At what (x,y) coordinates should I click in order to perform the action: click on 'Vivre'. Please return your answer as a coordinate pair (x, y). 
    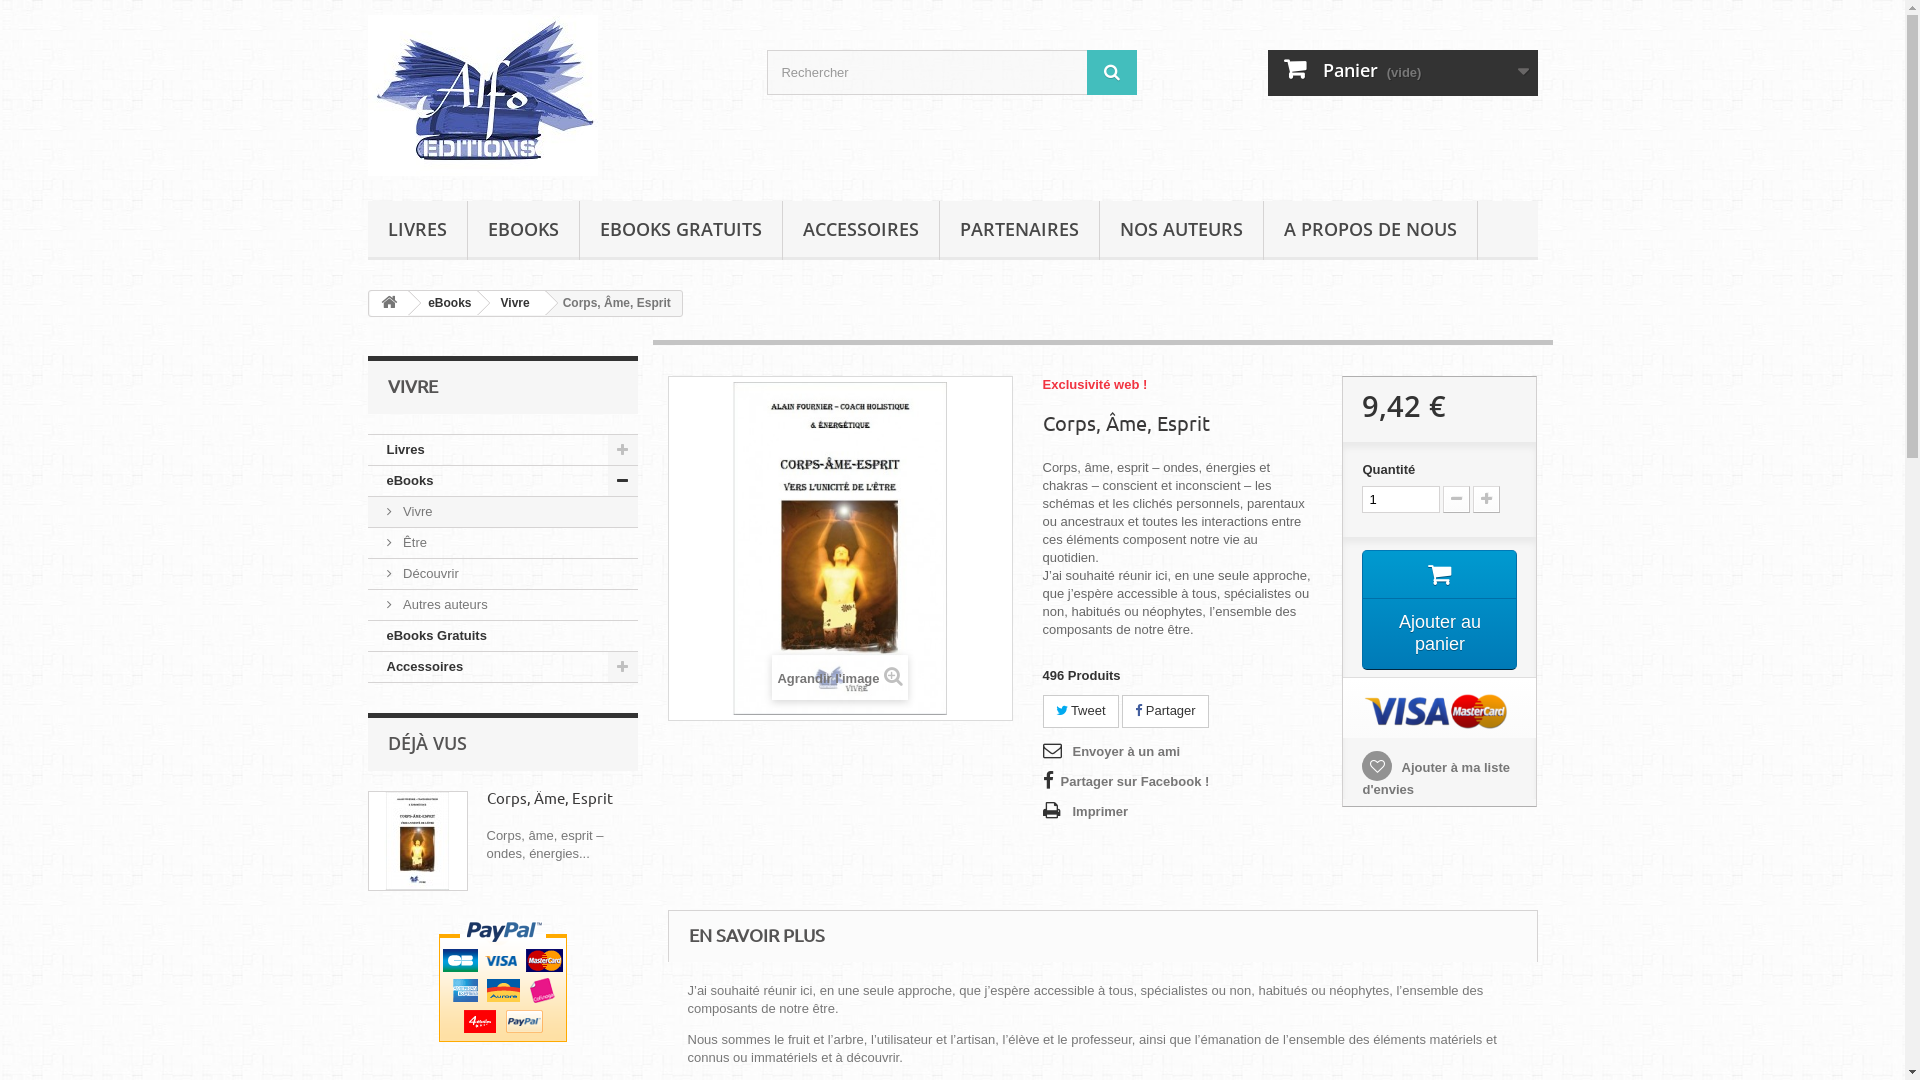
    Looking at the image, I should click on (512, 303).